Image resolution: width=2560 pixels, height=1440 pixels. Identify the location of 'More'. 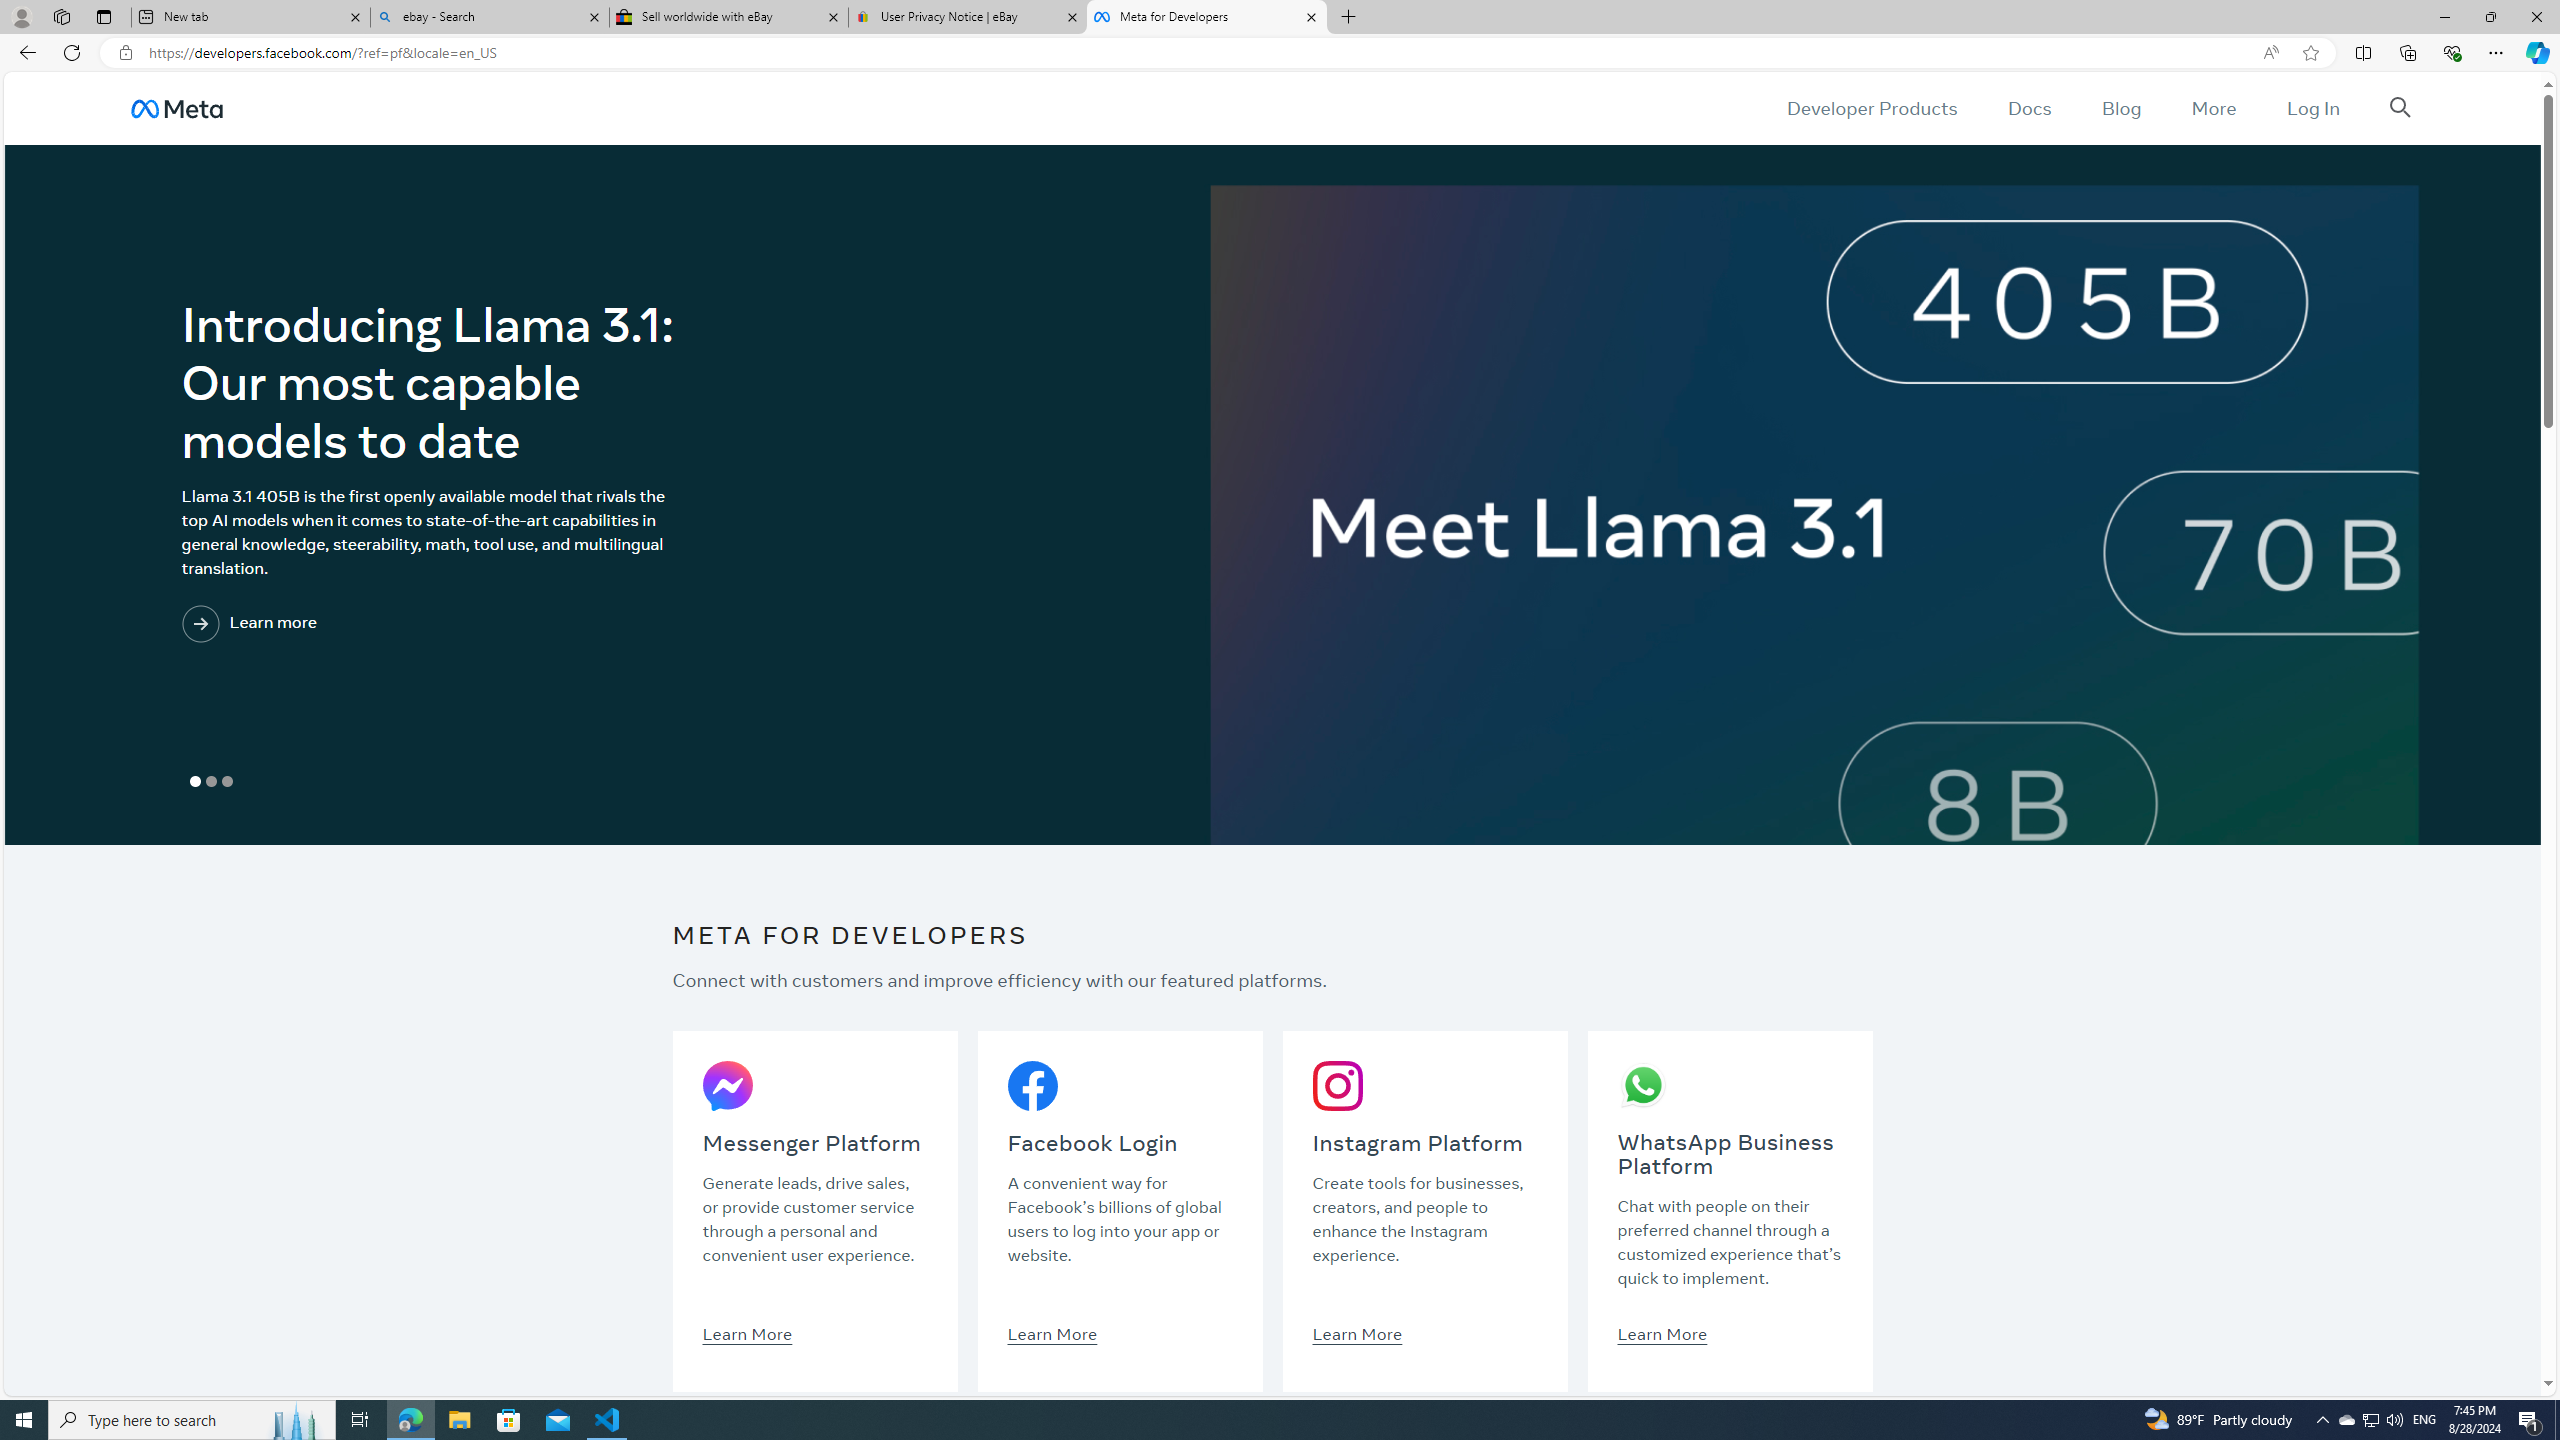
(2213, 107).